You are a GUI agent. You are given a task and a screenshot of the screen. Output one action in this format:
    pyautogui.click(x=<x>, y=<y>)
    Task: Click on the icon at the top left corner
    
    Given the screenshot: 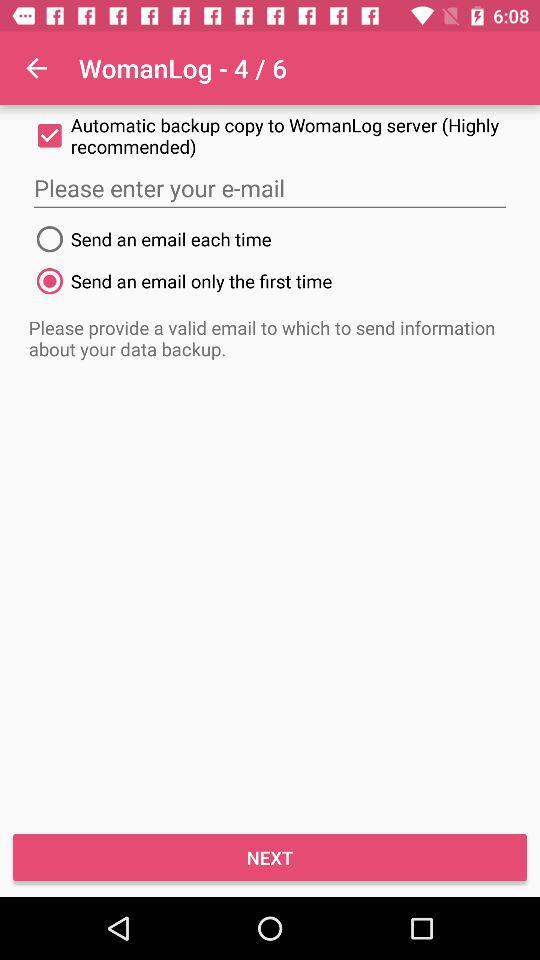 What is the action you would take?
    pyautogui.click(x=36, y=68)
    